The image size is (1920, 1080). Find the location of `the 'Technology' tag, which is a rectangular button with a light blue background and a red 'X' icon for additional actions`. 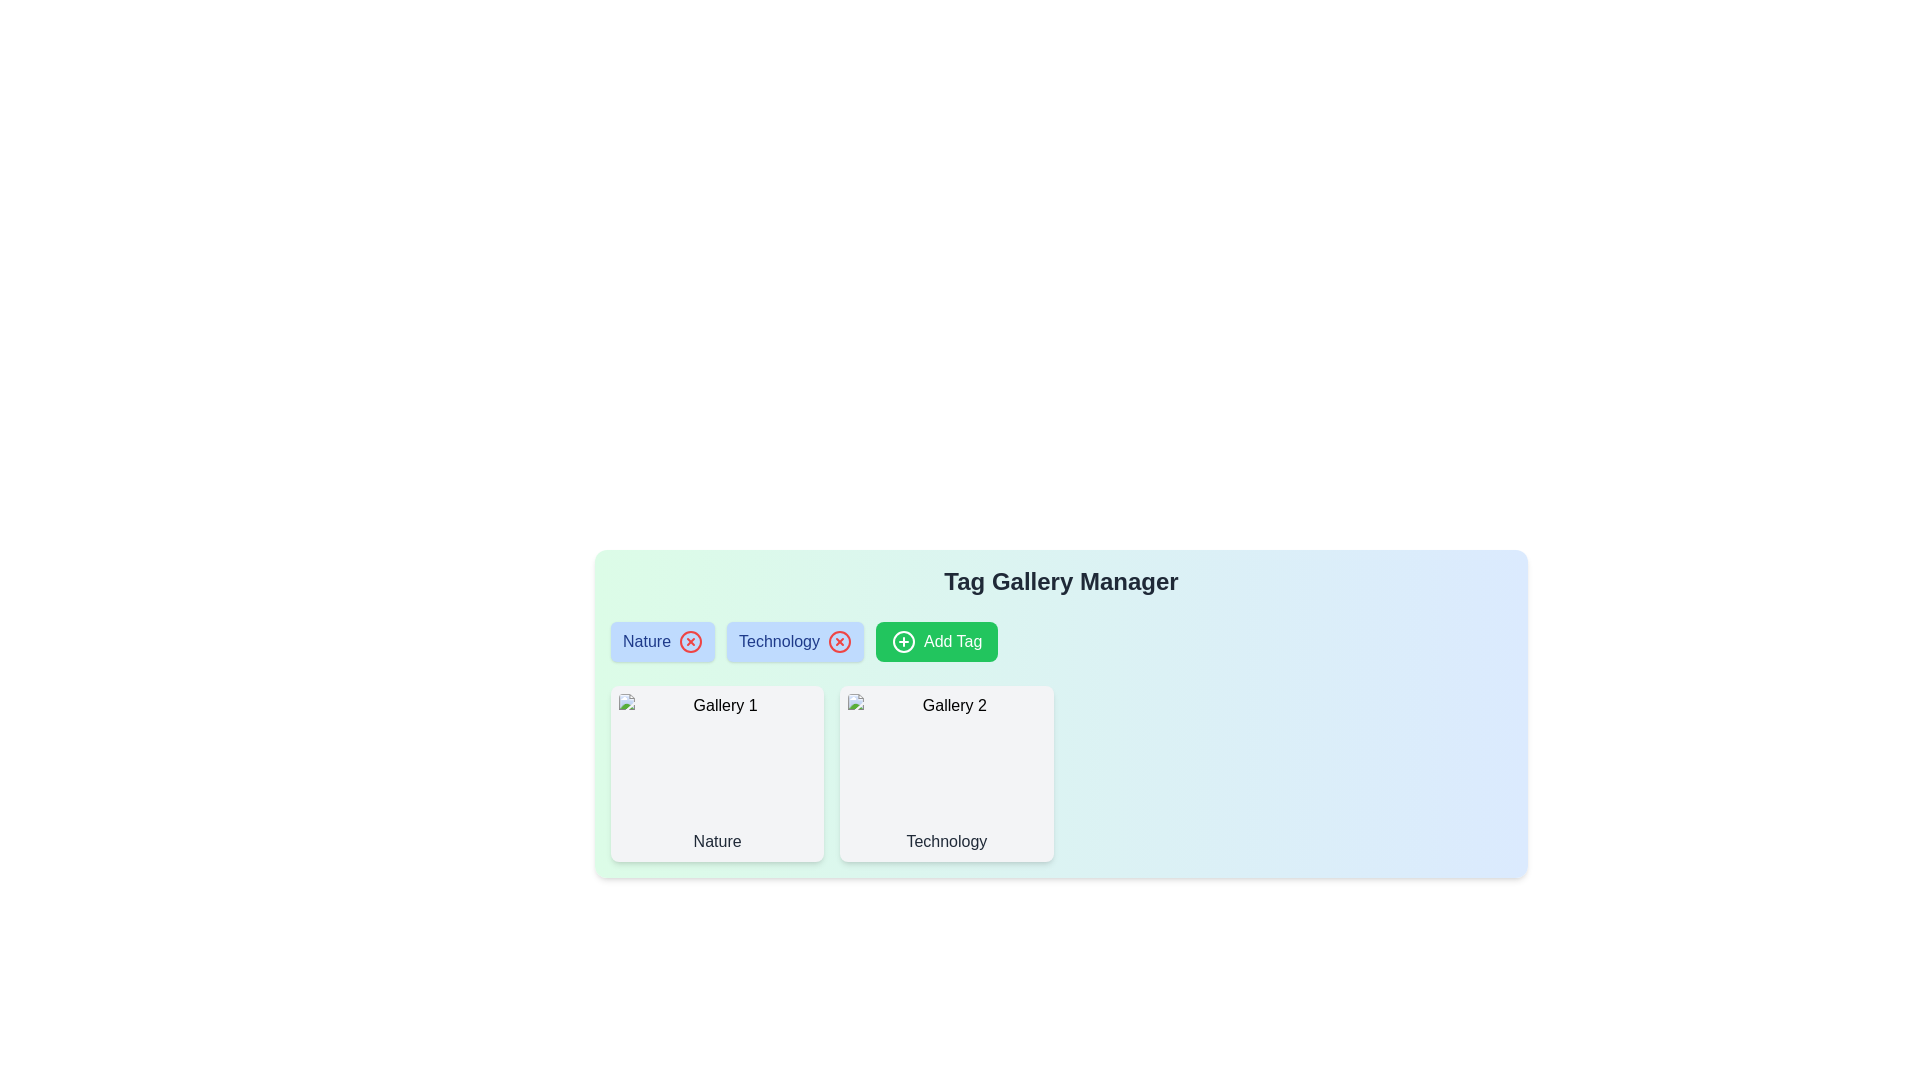

the 'Technology' tag, which is a rectangular button with a light blue background and a red 'X' icon for additional actions is located at coordinates (794, 641).